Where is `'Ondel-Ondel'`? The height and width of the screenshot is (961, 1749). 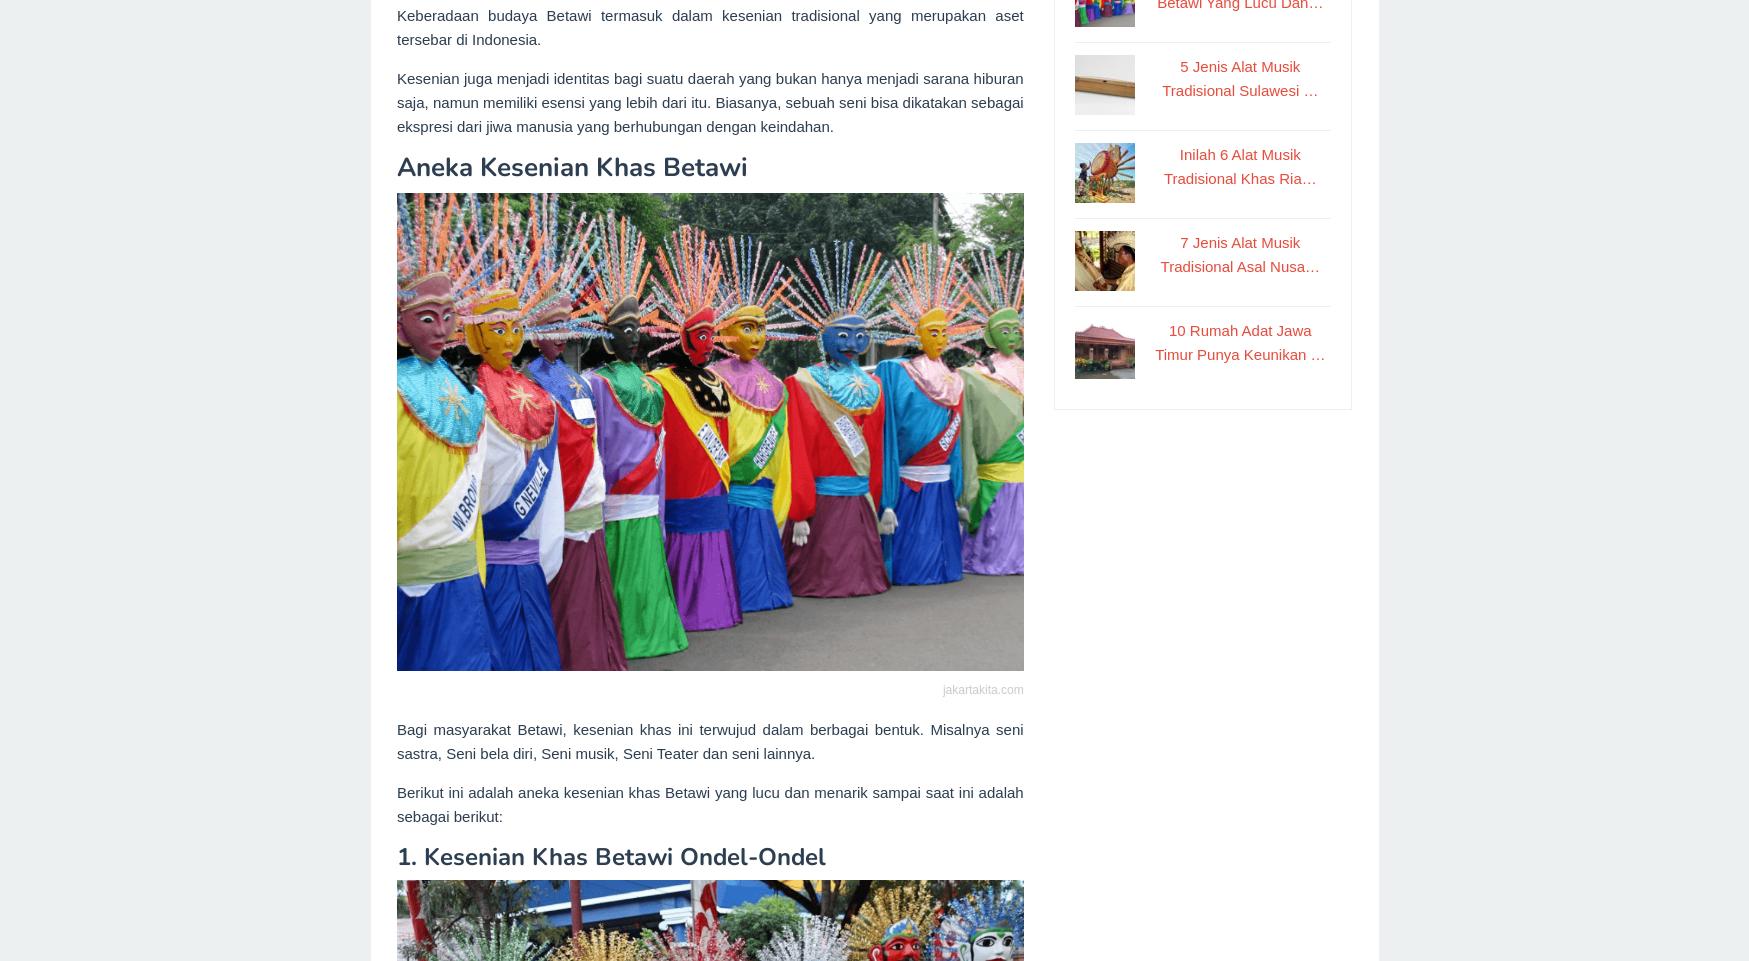
'Ondel-Ondel' is located at coordinates (752, 856).